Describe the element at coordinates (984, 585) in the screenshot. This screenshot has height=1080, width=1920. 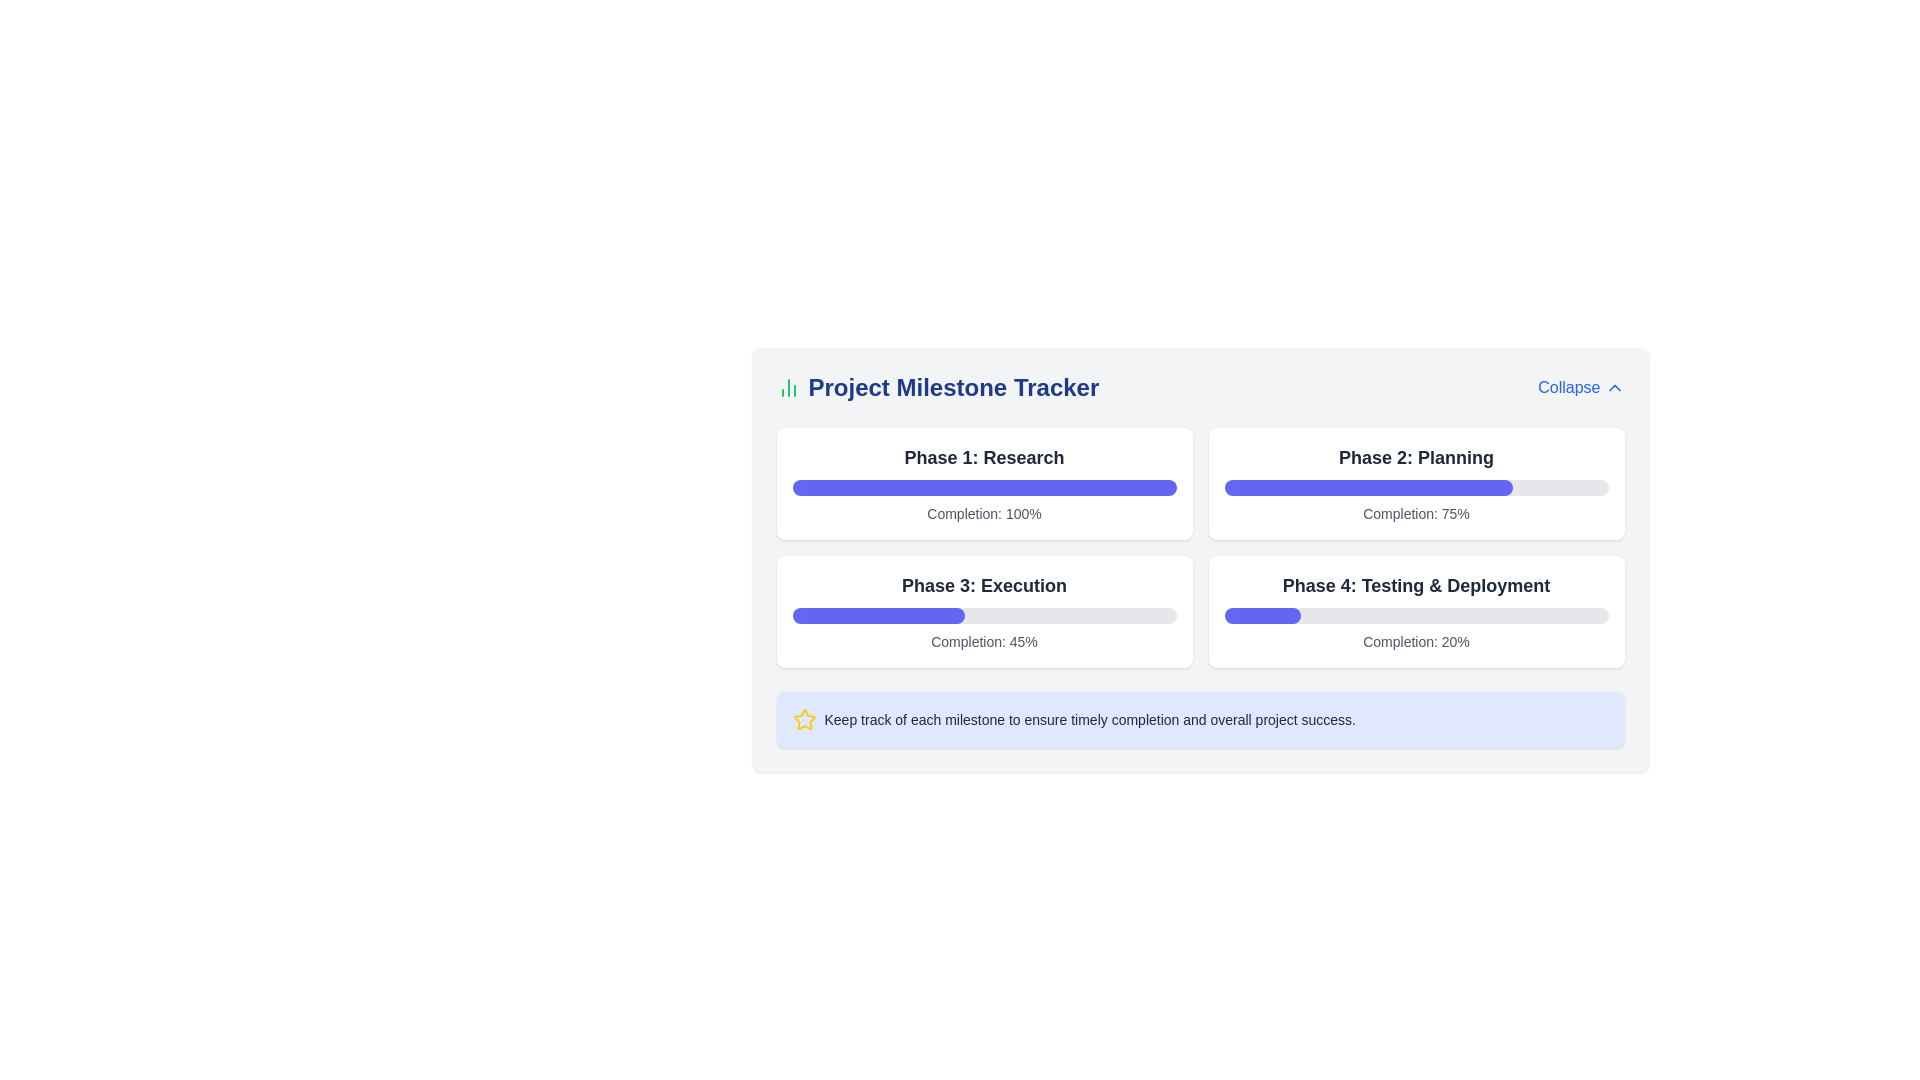
I see `the header text 'Phase 3: Execution' which is styled in a bold, large dark gray font, located in the bottom-left section of the milestone tracker grid` at that location.